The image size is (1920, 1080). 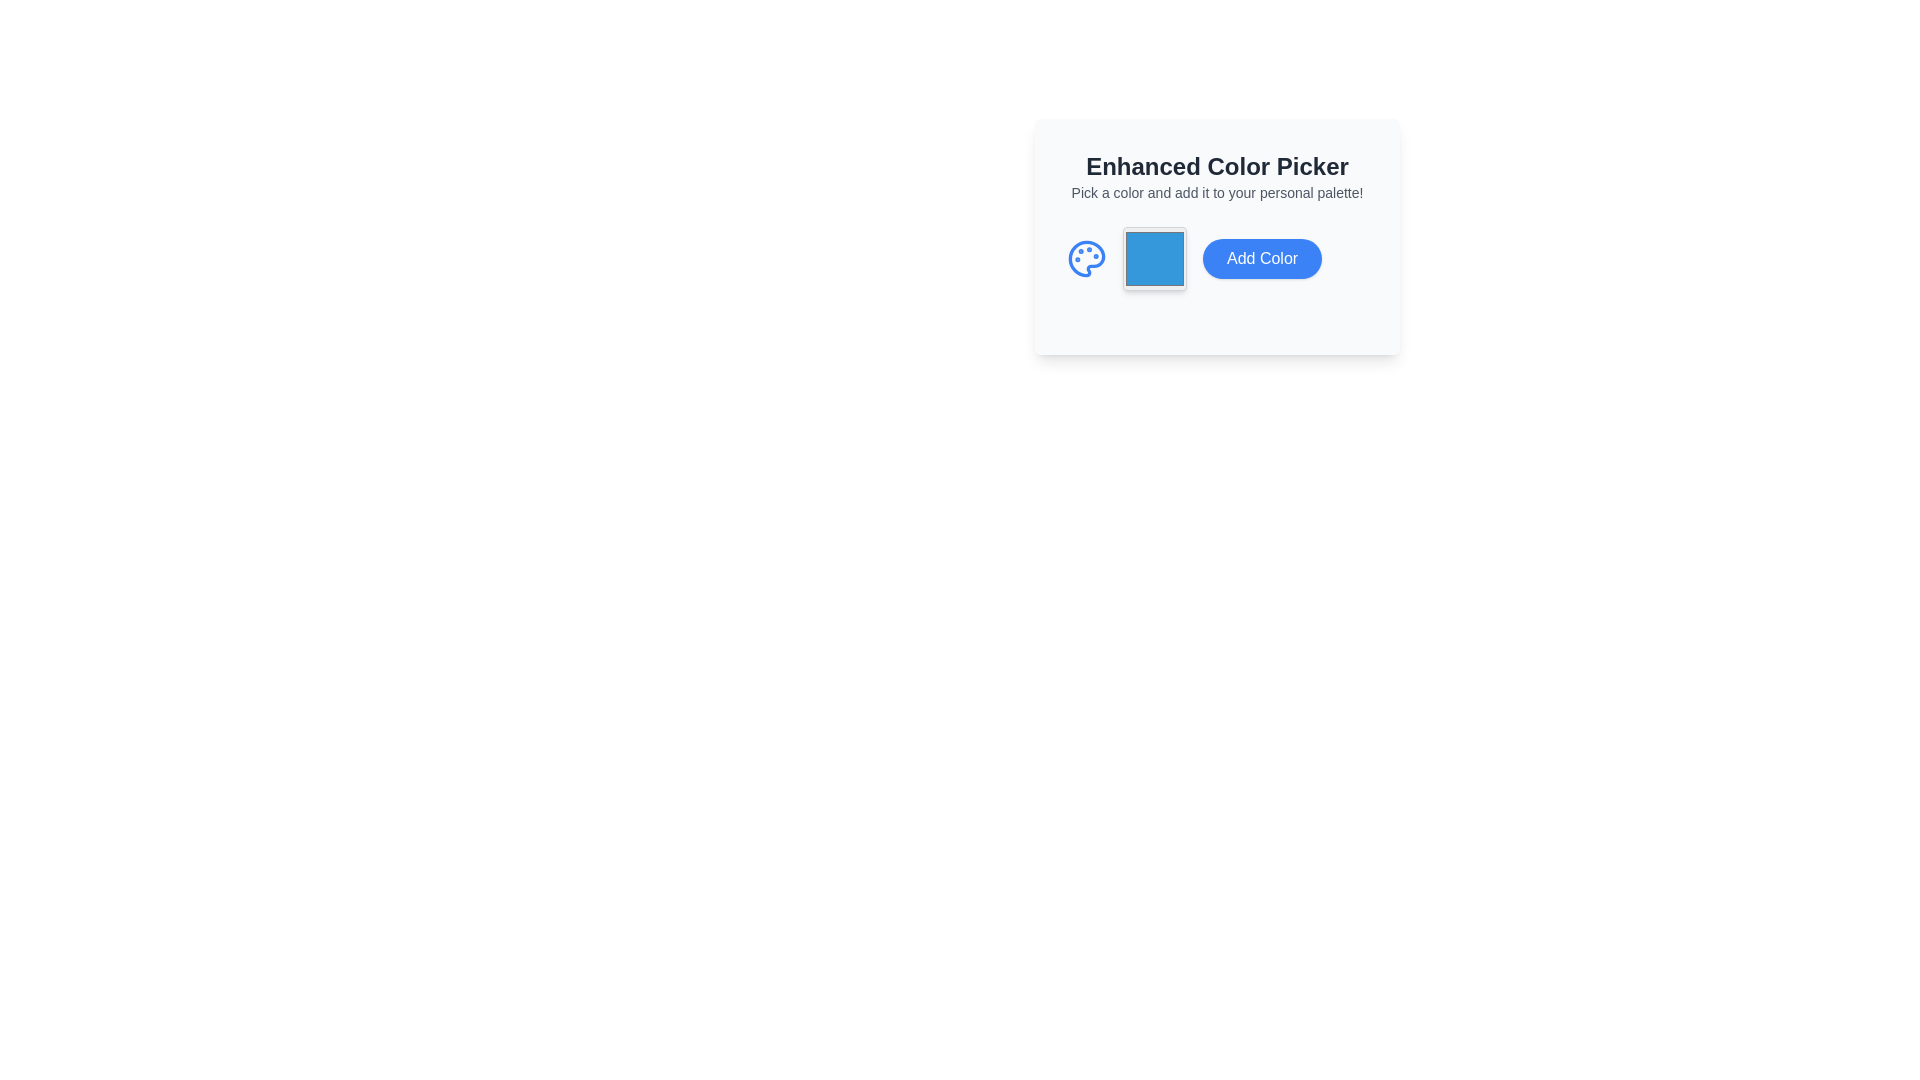 What do you see at coordinates (1216, 176) in the screenshot?
I see `the title and subtitle text block that provides context and instructions for the color picker tool, located at the top-center of the section` at bounding box center [1216, 176].